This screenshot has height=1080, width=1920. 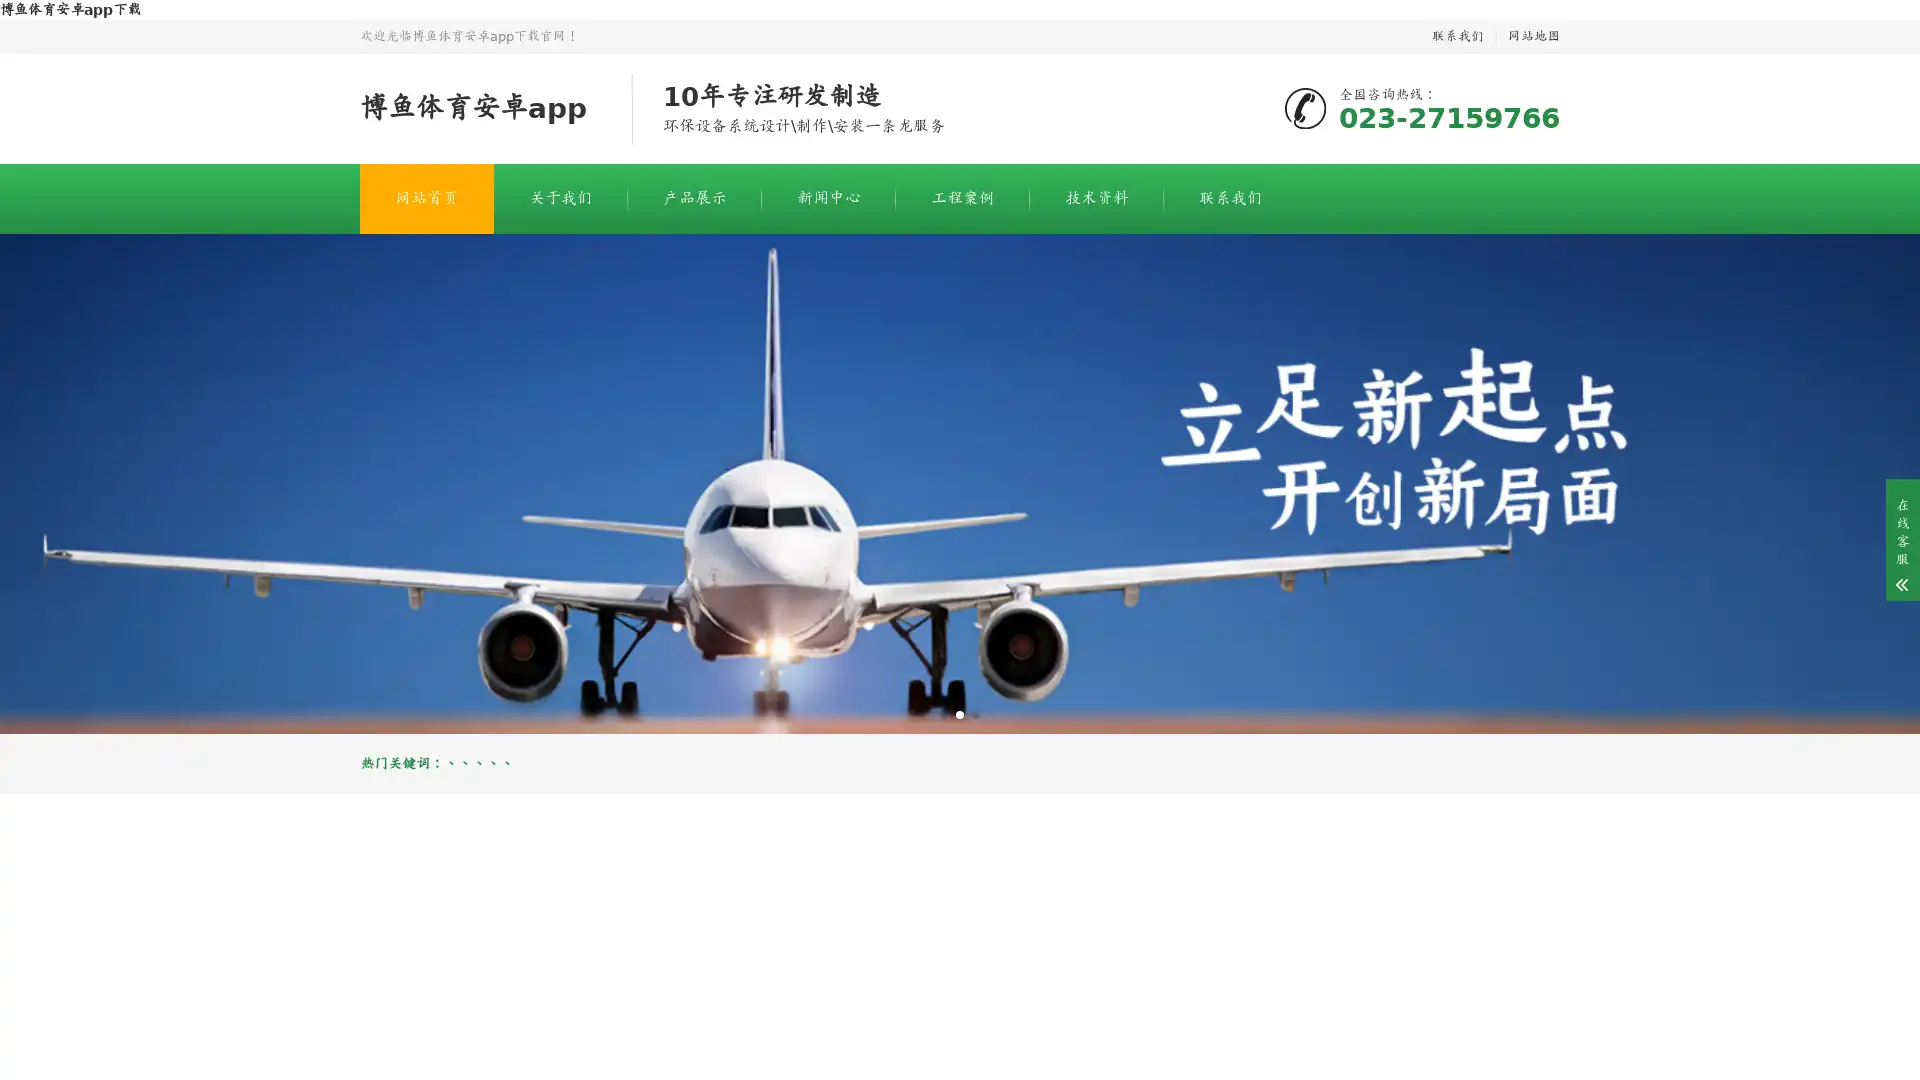 I want to click on Go to slide 2, so click(x=960, y=713).